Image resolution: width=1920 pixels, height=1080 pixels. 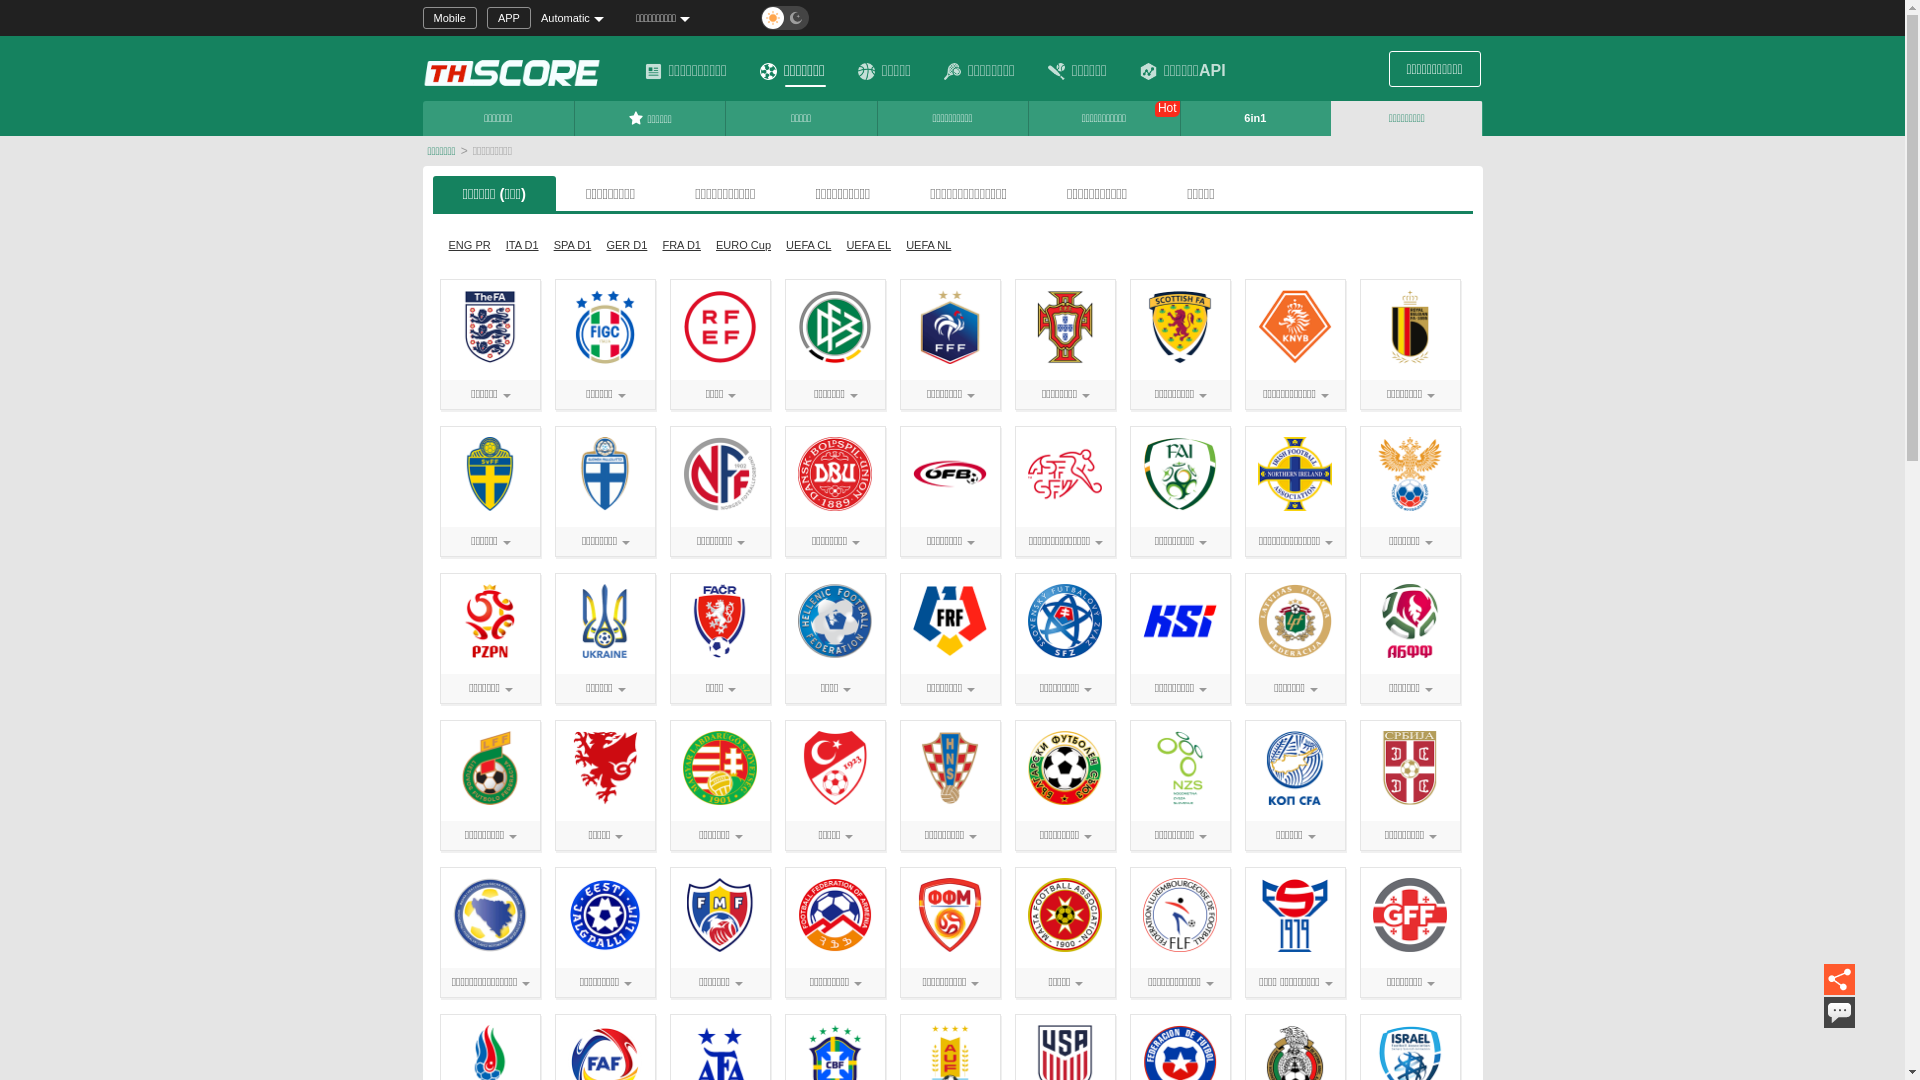 I want to click on '6in1', so click(x=1180, y=118).